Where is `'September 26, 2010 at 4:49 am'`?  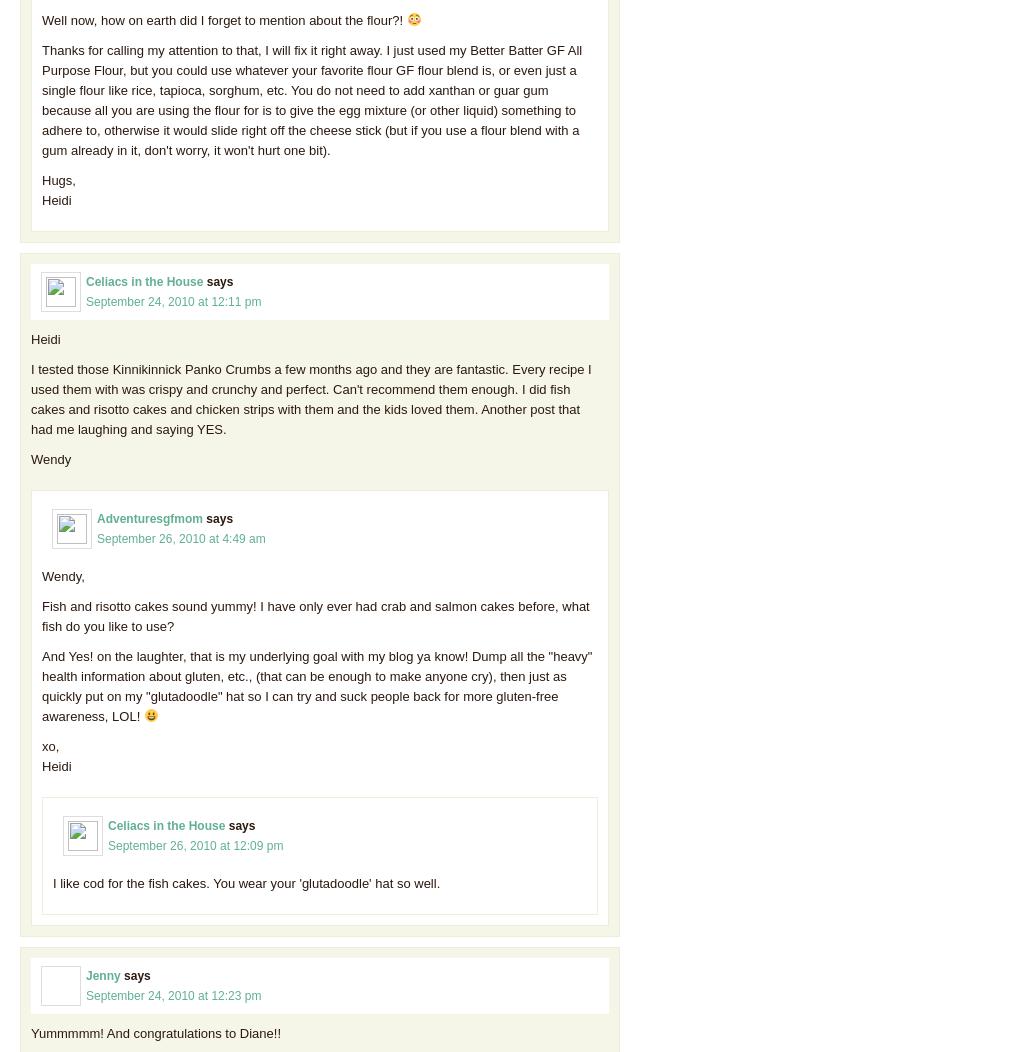
'September 26, 2010 at 4:49 am' is located at coordinates (180, 537).